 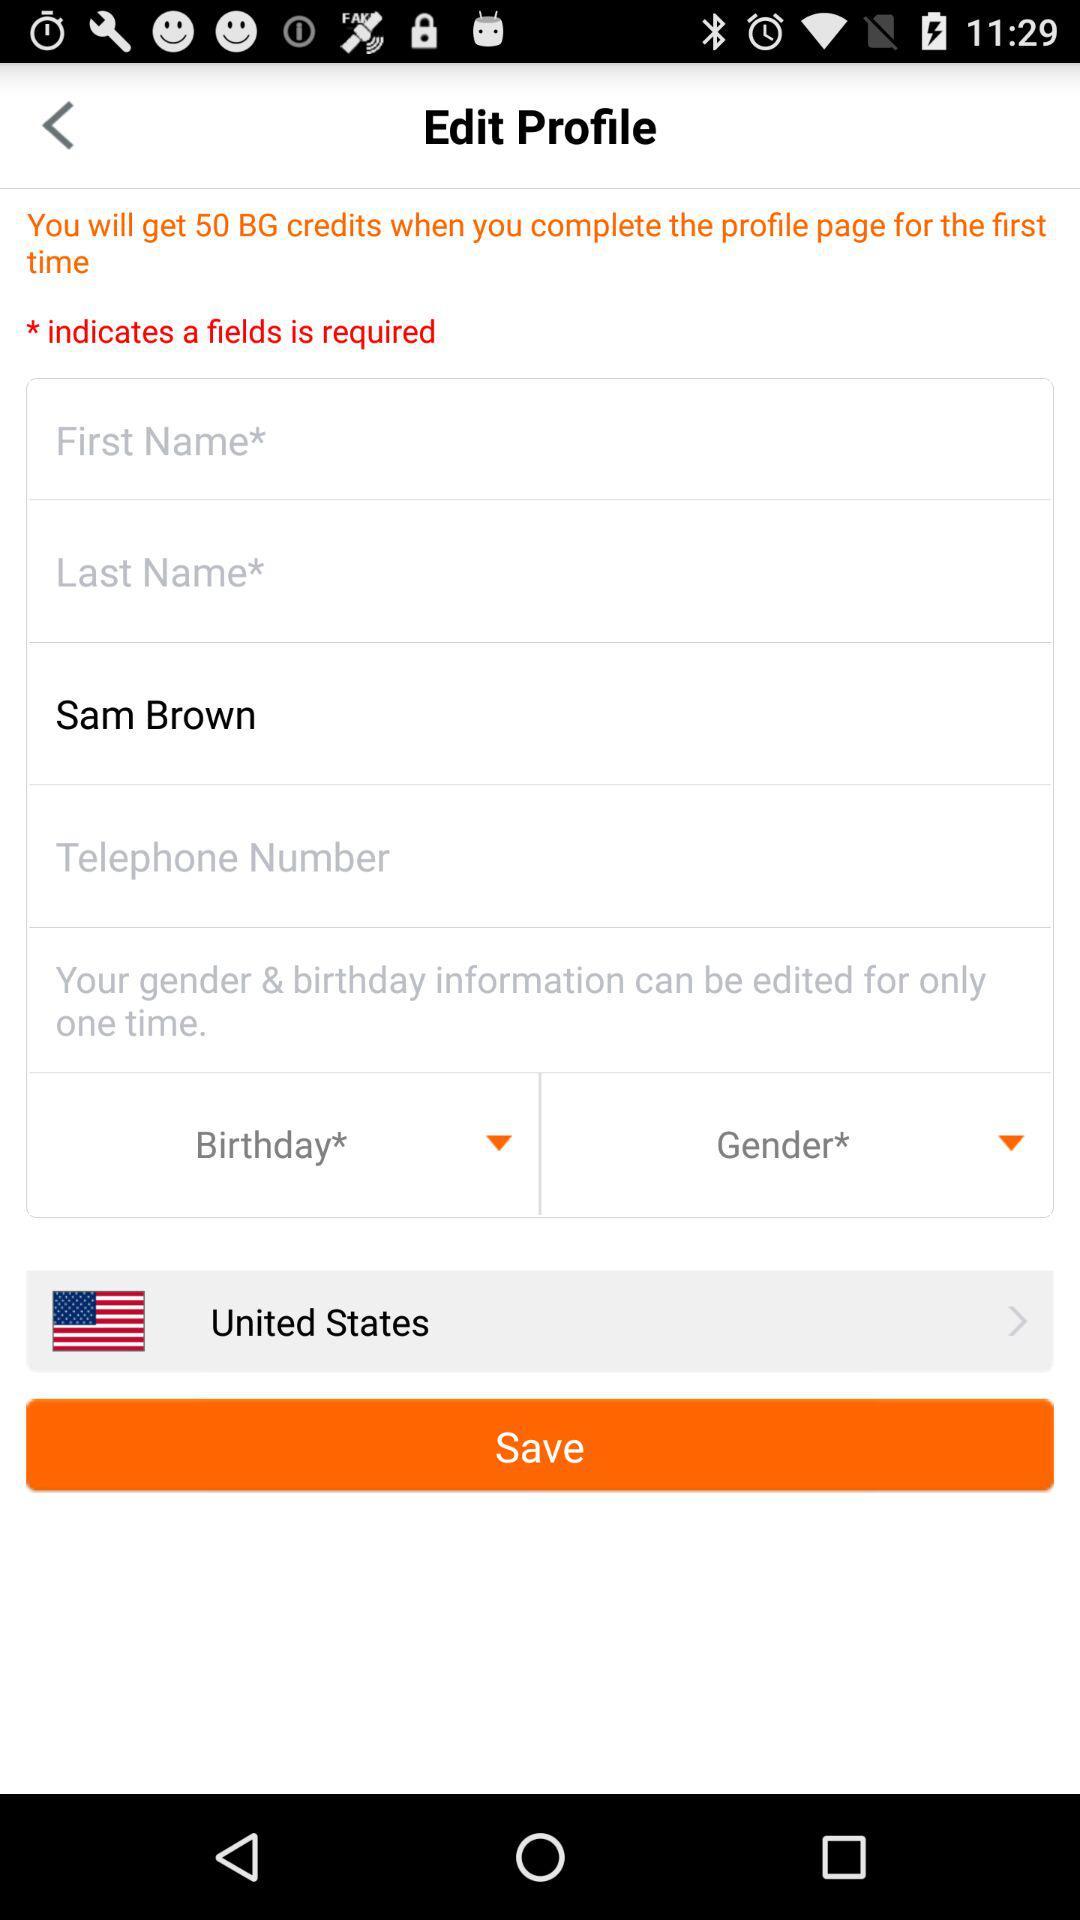 What do you see at coordinates (540, 856) in the screenshot?
I see `insert number` at bounding box center [540, 856].